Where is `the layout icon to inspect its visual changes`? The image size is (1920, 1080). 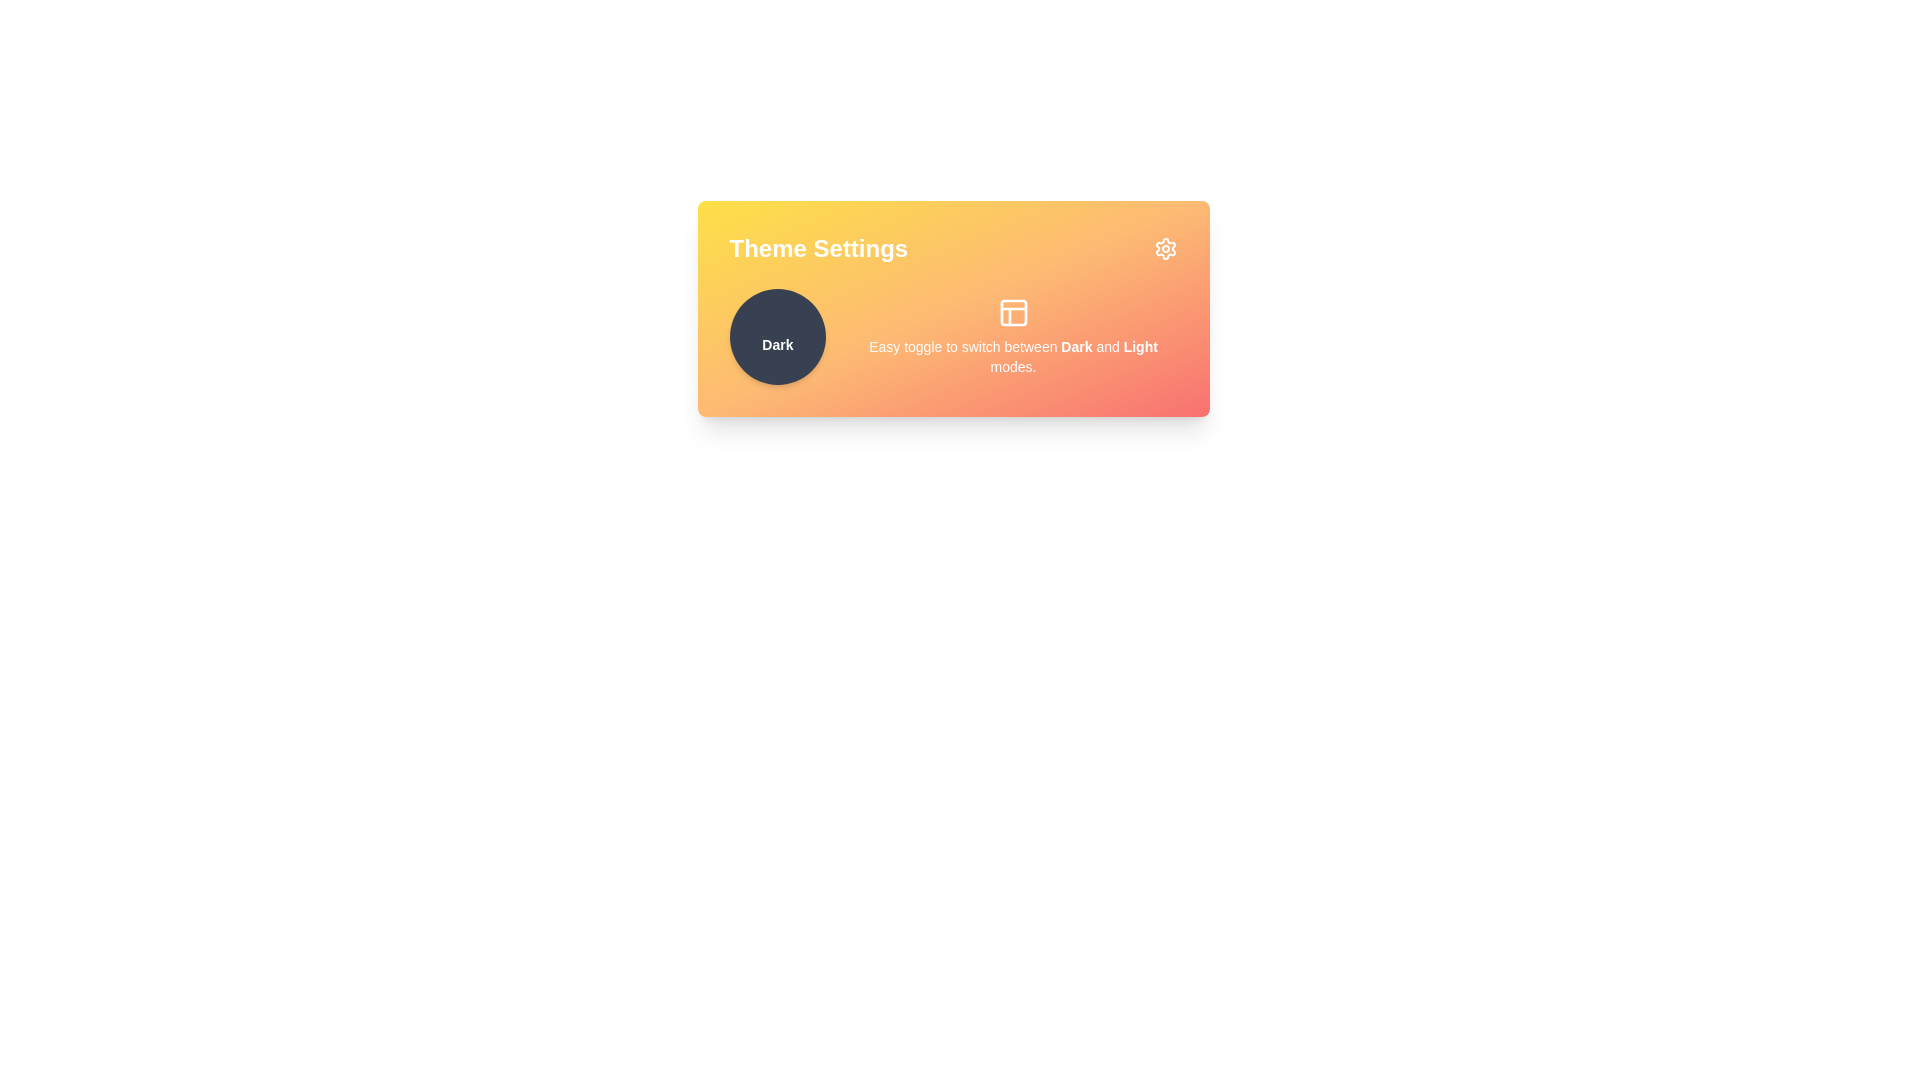
the layout icon to inspect its visual changes is located at coordinates (1013, 312).